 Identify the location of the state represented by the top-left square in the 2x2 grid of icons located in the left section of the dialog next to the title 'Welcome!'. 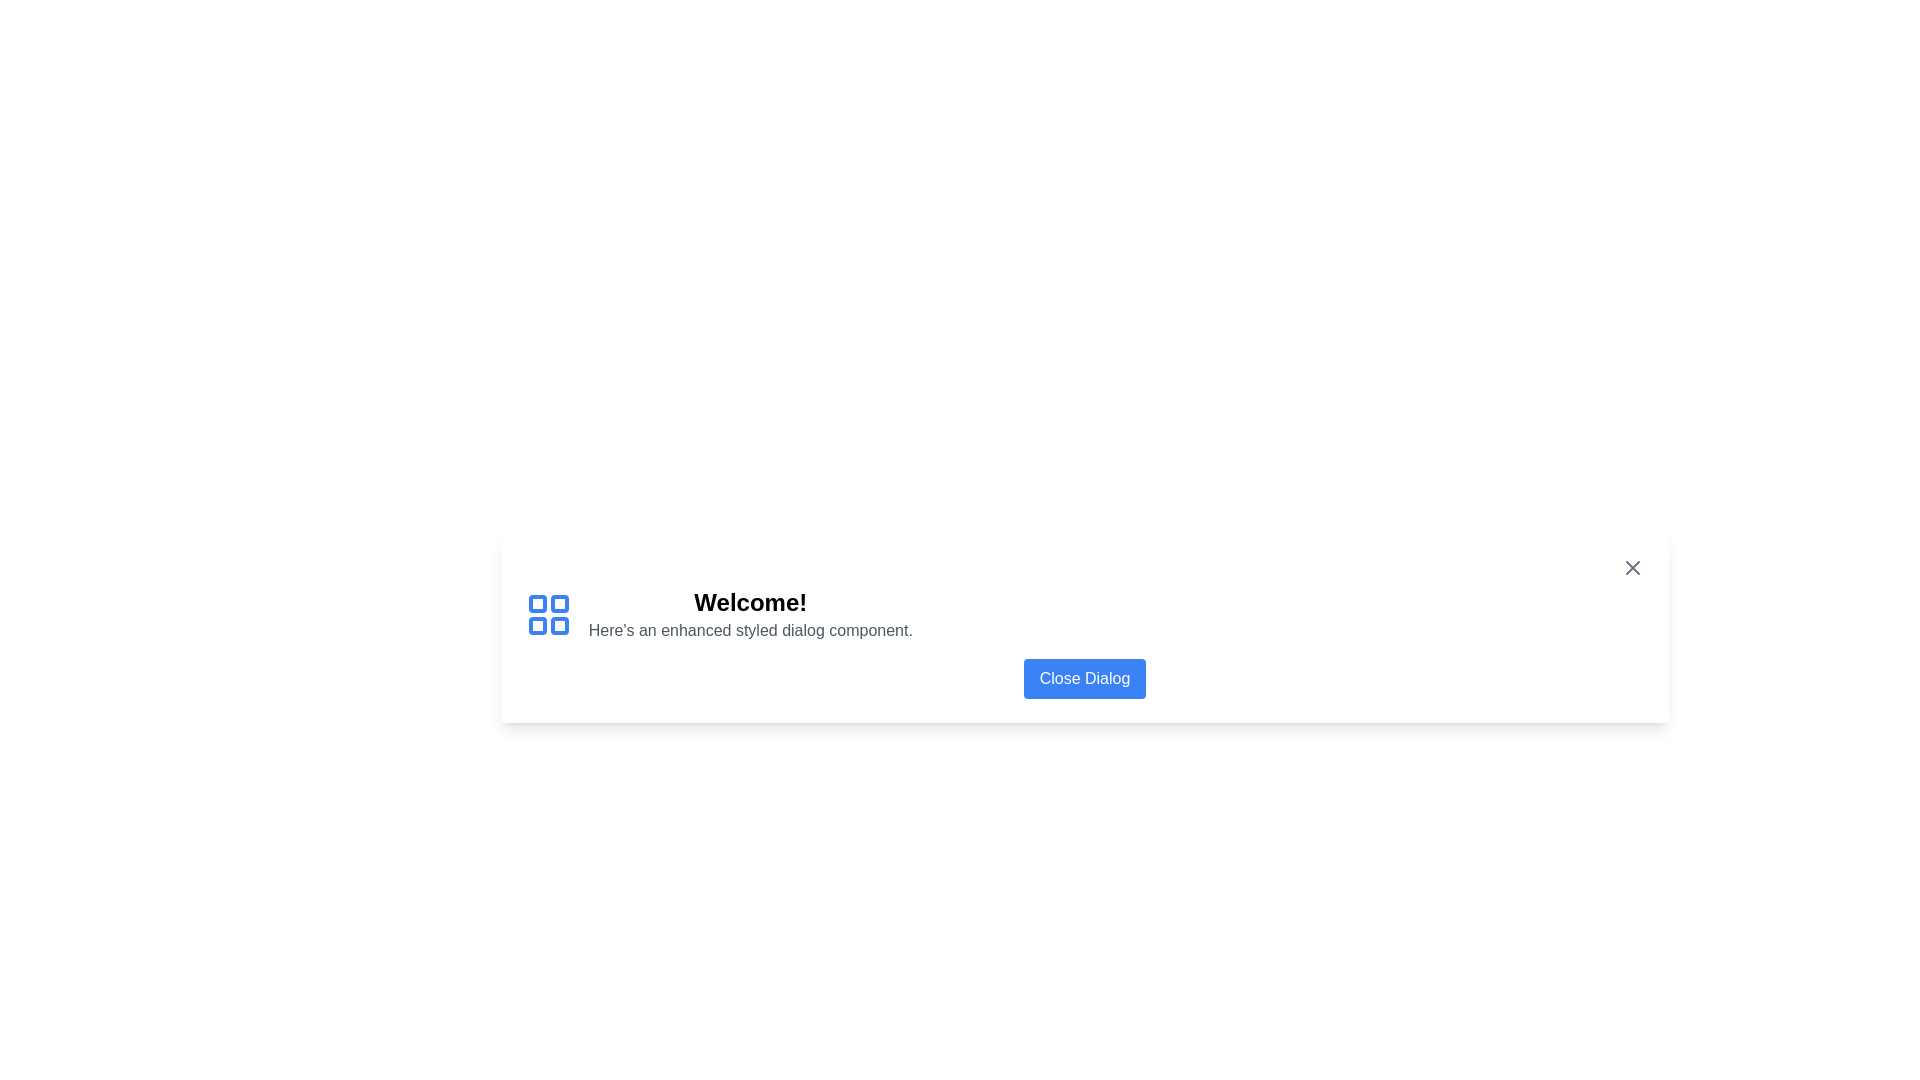
(537, 602).